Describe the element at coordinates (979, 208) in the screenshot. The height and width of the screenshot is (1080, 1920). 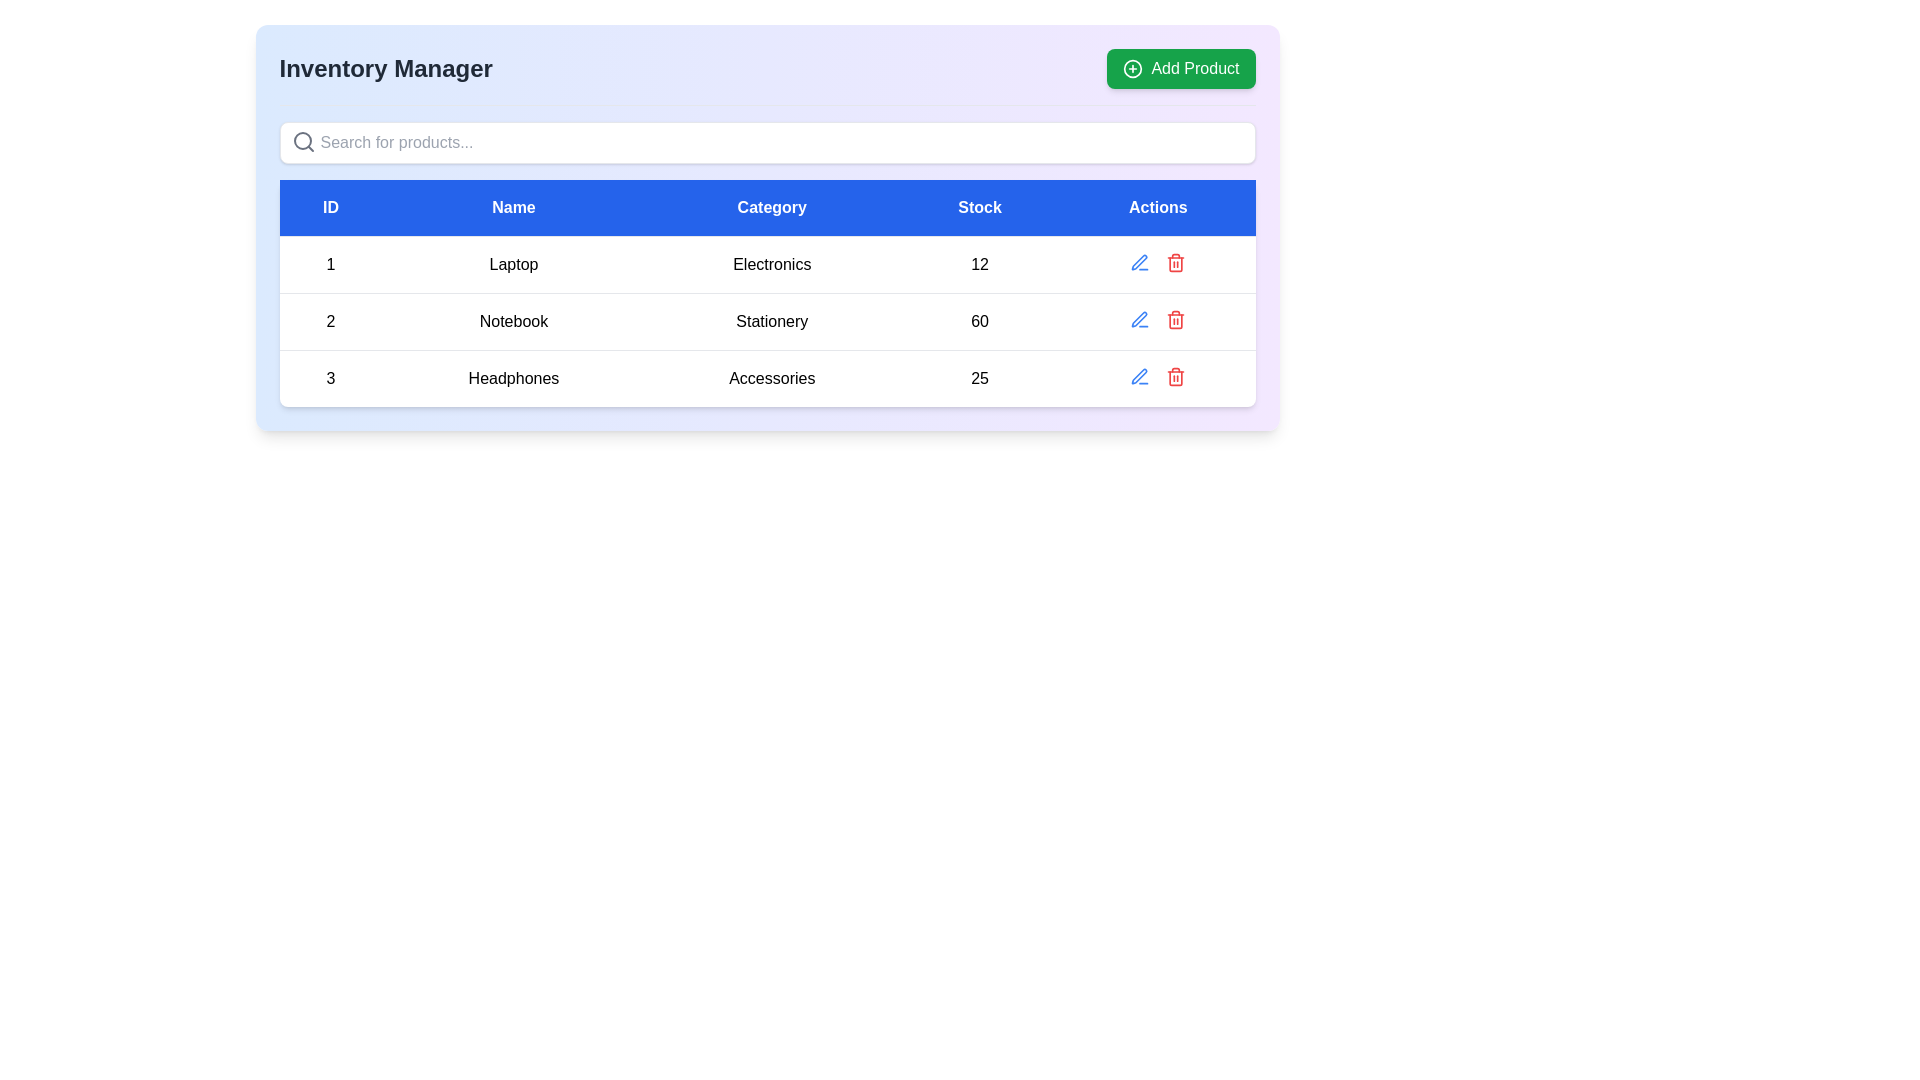
I see `the 'Stock' column header` at that location.